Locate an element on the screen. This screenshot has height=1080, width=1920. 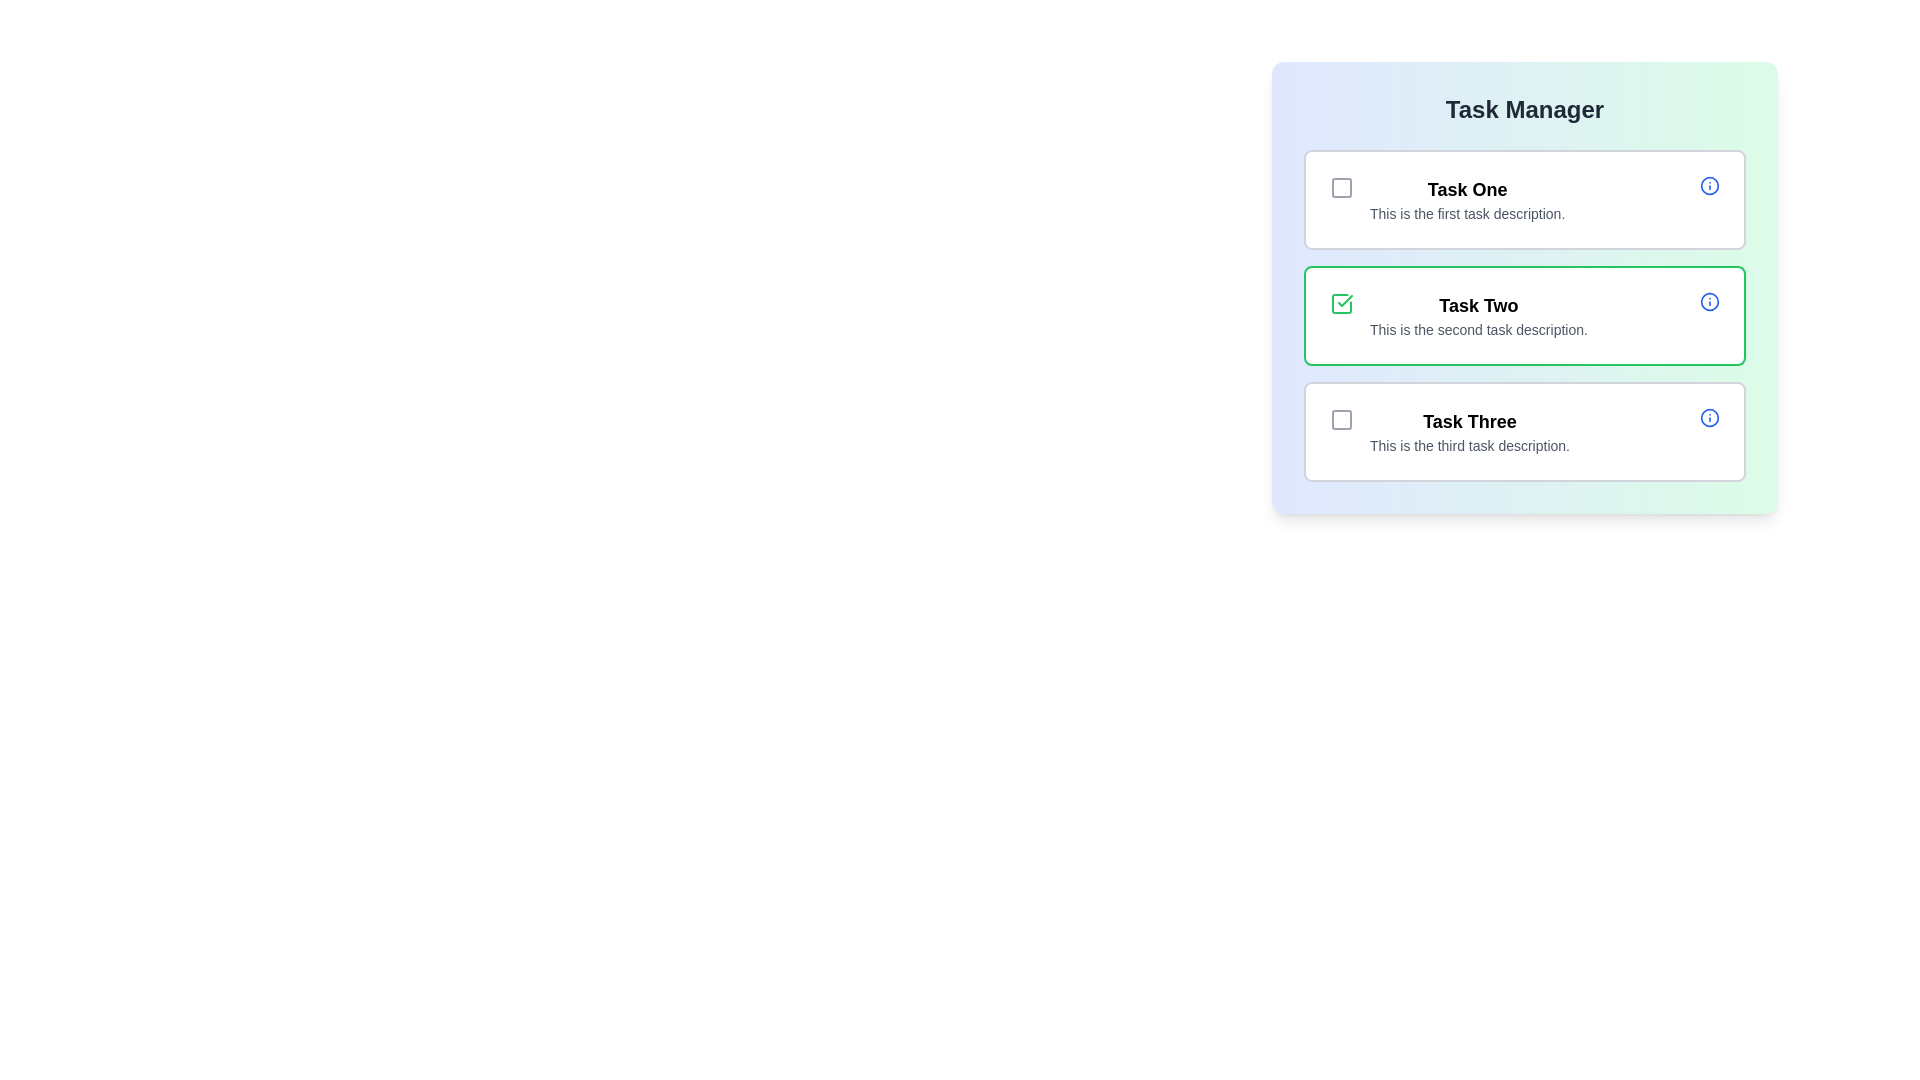
the Text Label that describes 'Task One', located directly below its title in the task group box in the upper section of the interface is located at coordinates (1467, 213).